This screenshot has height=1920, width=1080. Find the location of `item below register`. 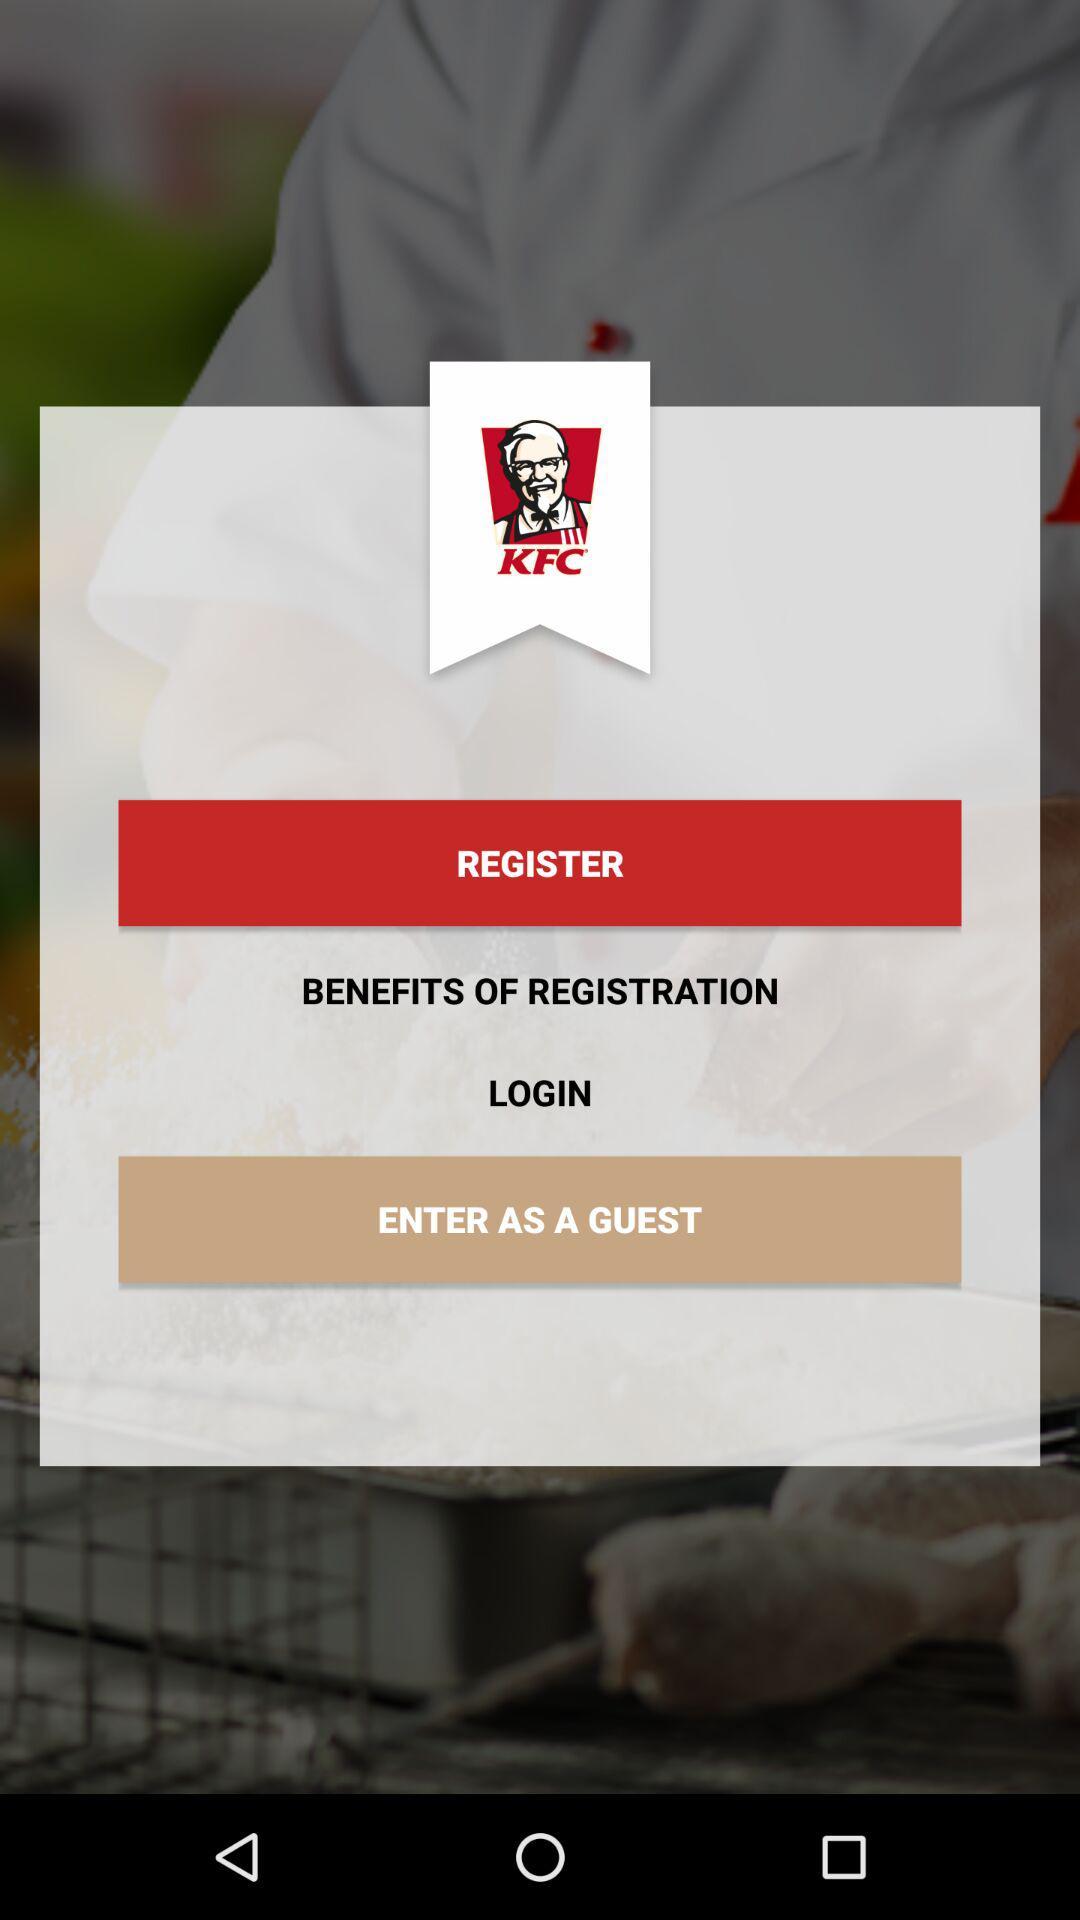

item below register is located at coordinates (540, 990).